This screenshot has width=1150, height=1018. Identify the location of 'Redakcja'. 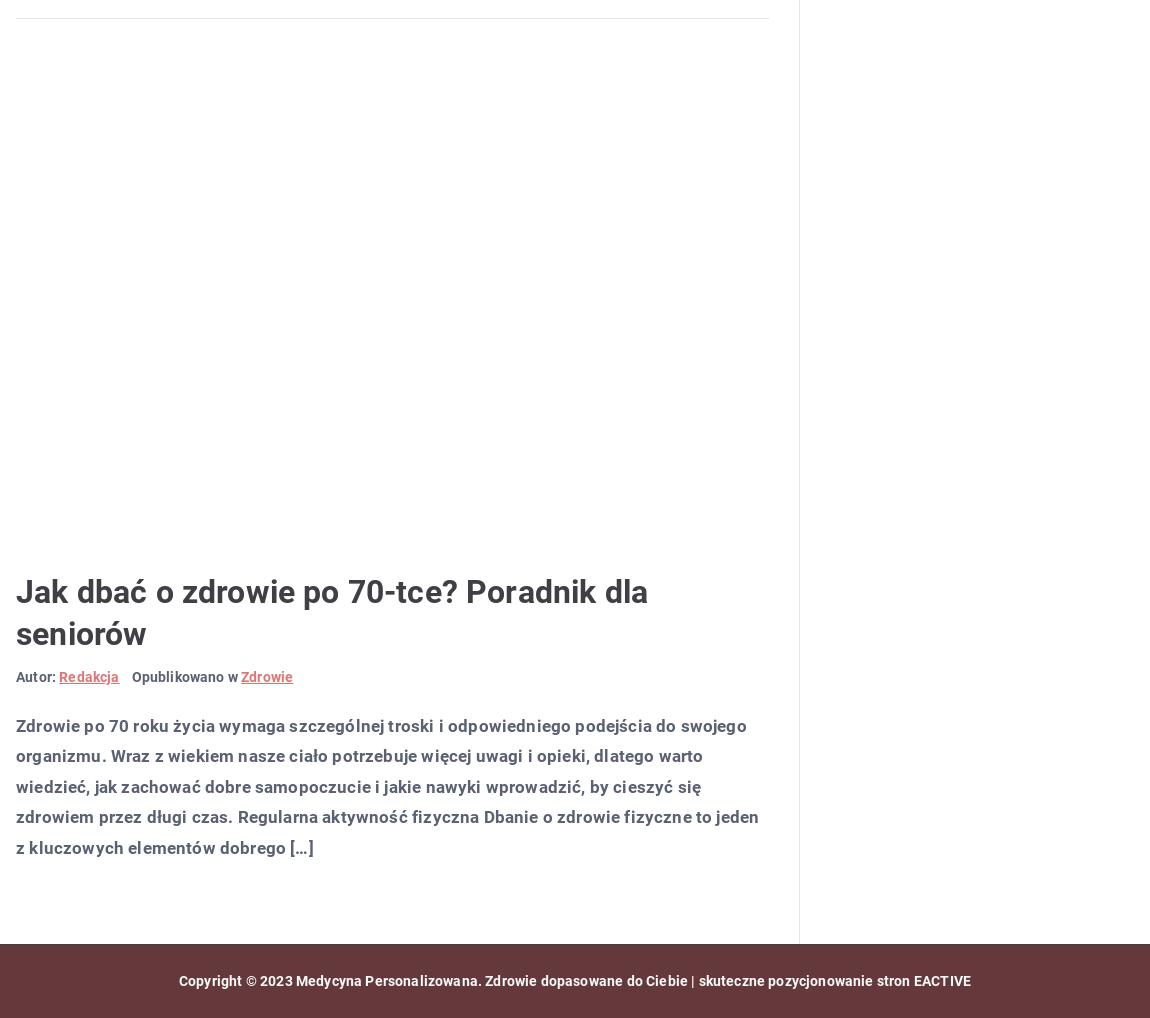
(88, 676).